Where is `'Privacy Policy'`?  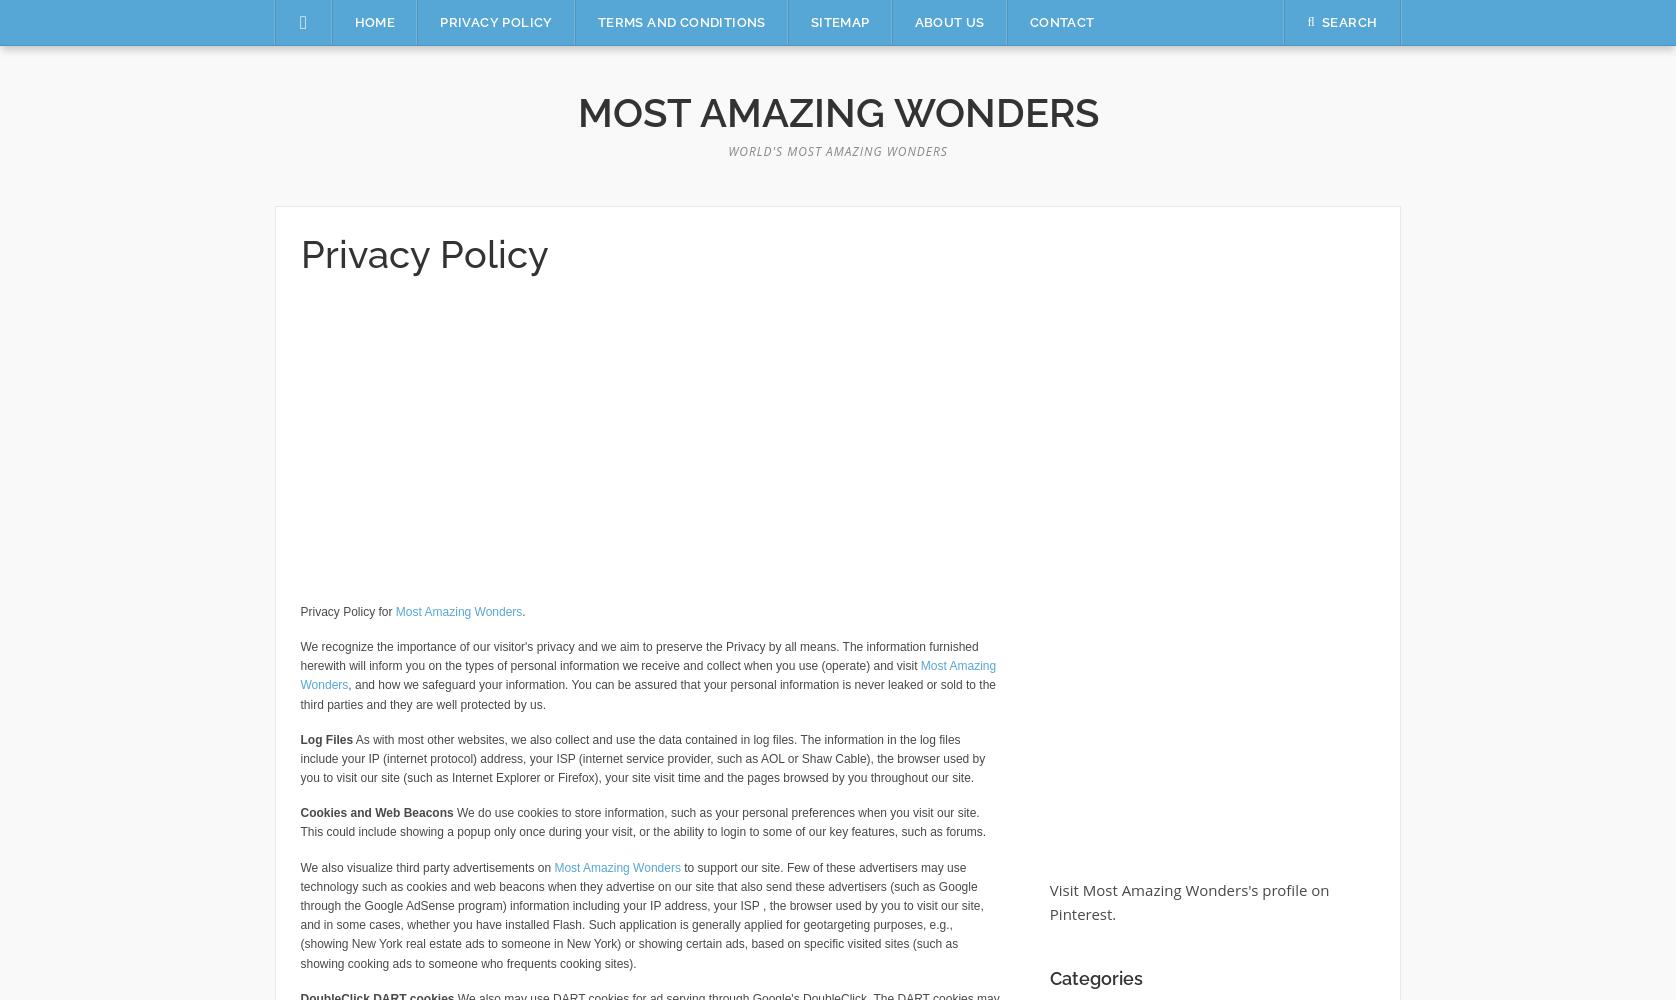
'Privacy Policy' is located at coordinates (424, 254).